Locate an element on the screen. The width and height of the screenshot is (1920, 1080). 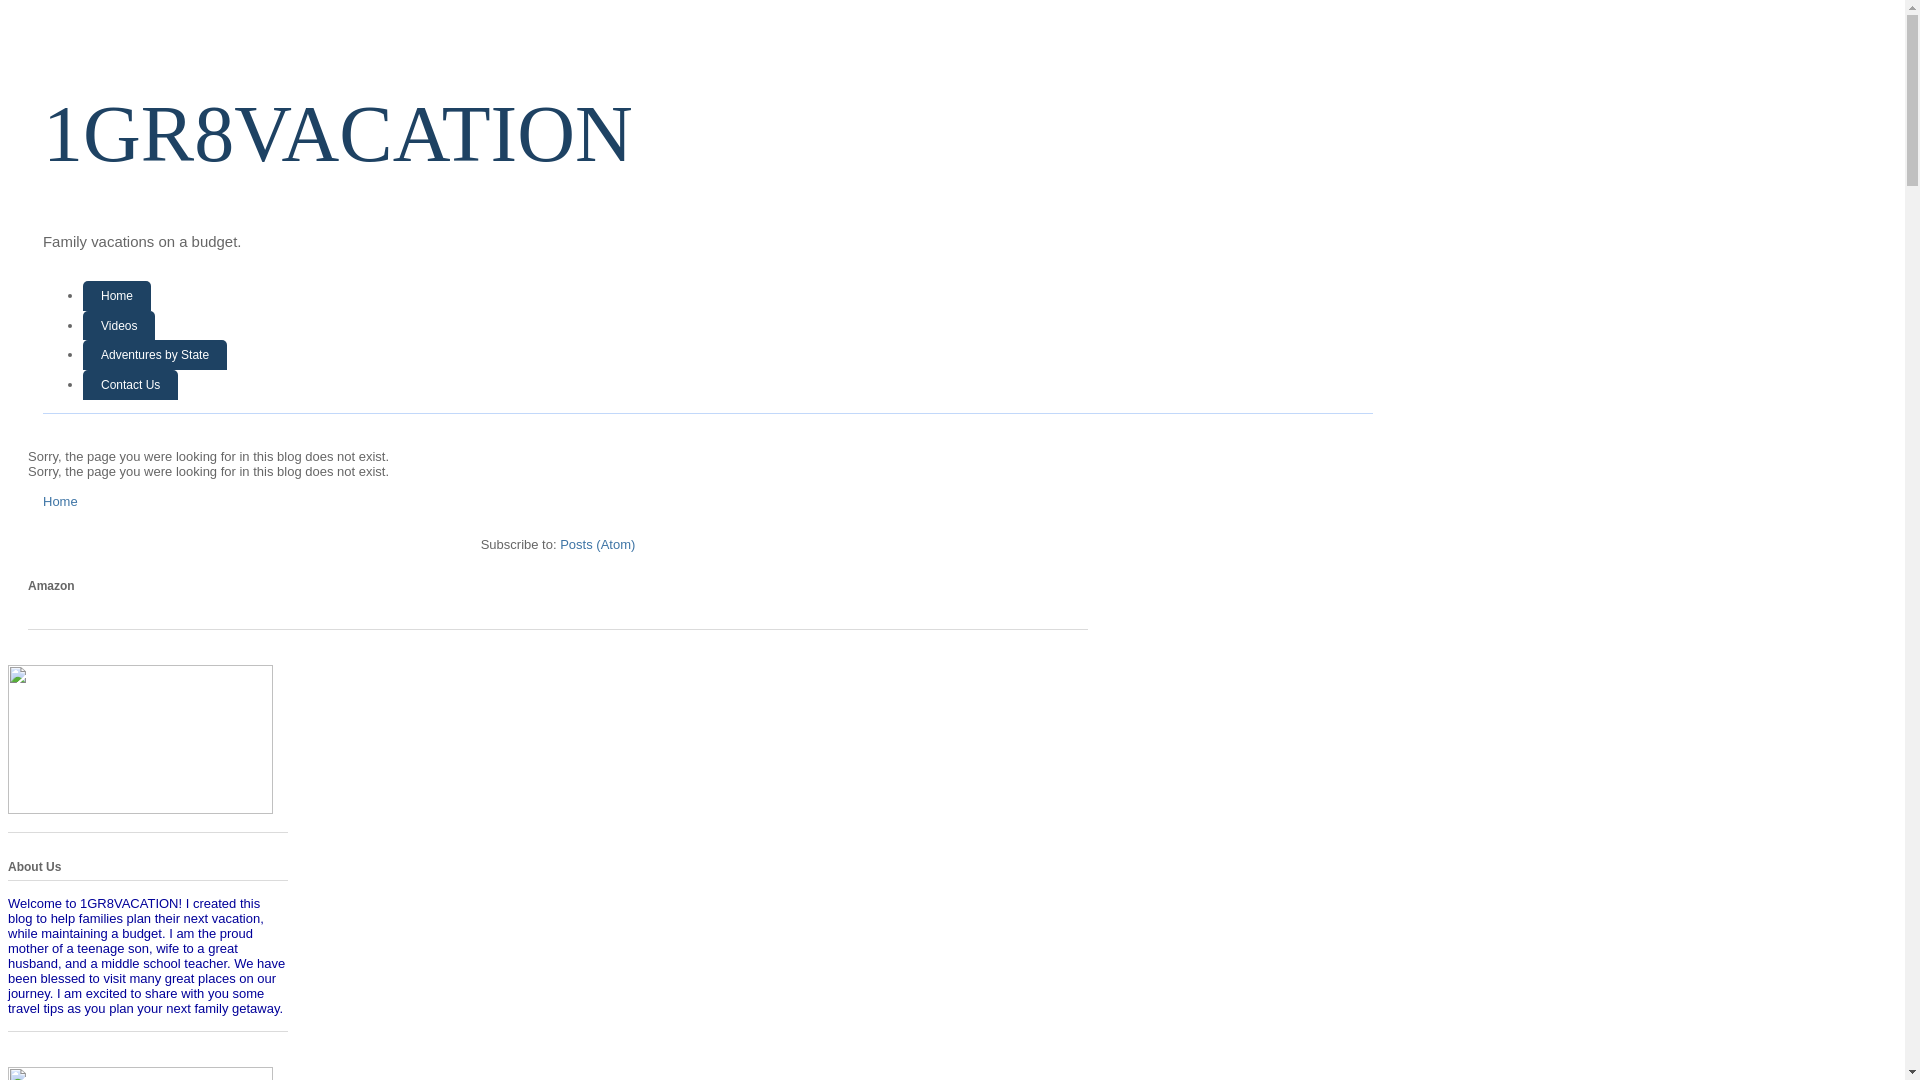
'Posts (Atom)' is located at coordinates (596, 543).